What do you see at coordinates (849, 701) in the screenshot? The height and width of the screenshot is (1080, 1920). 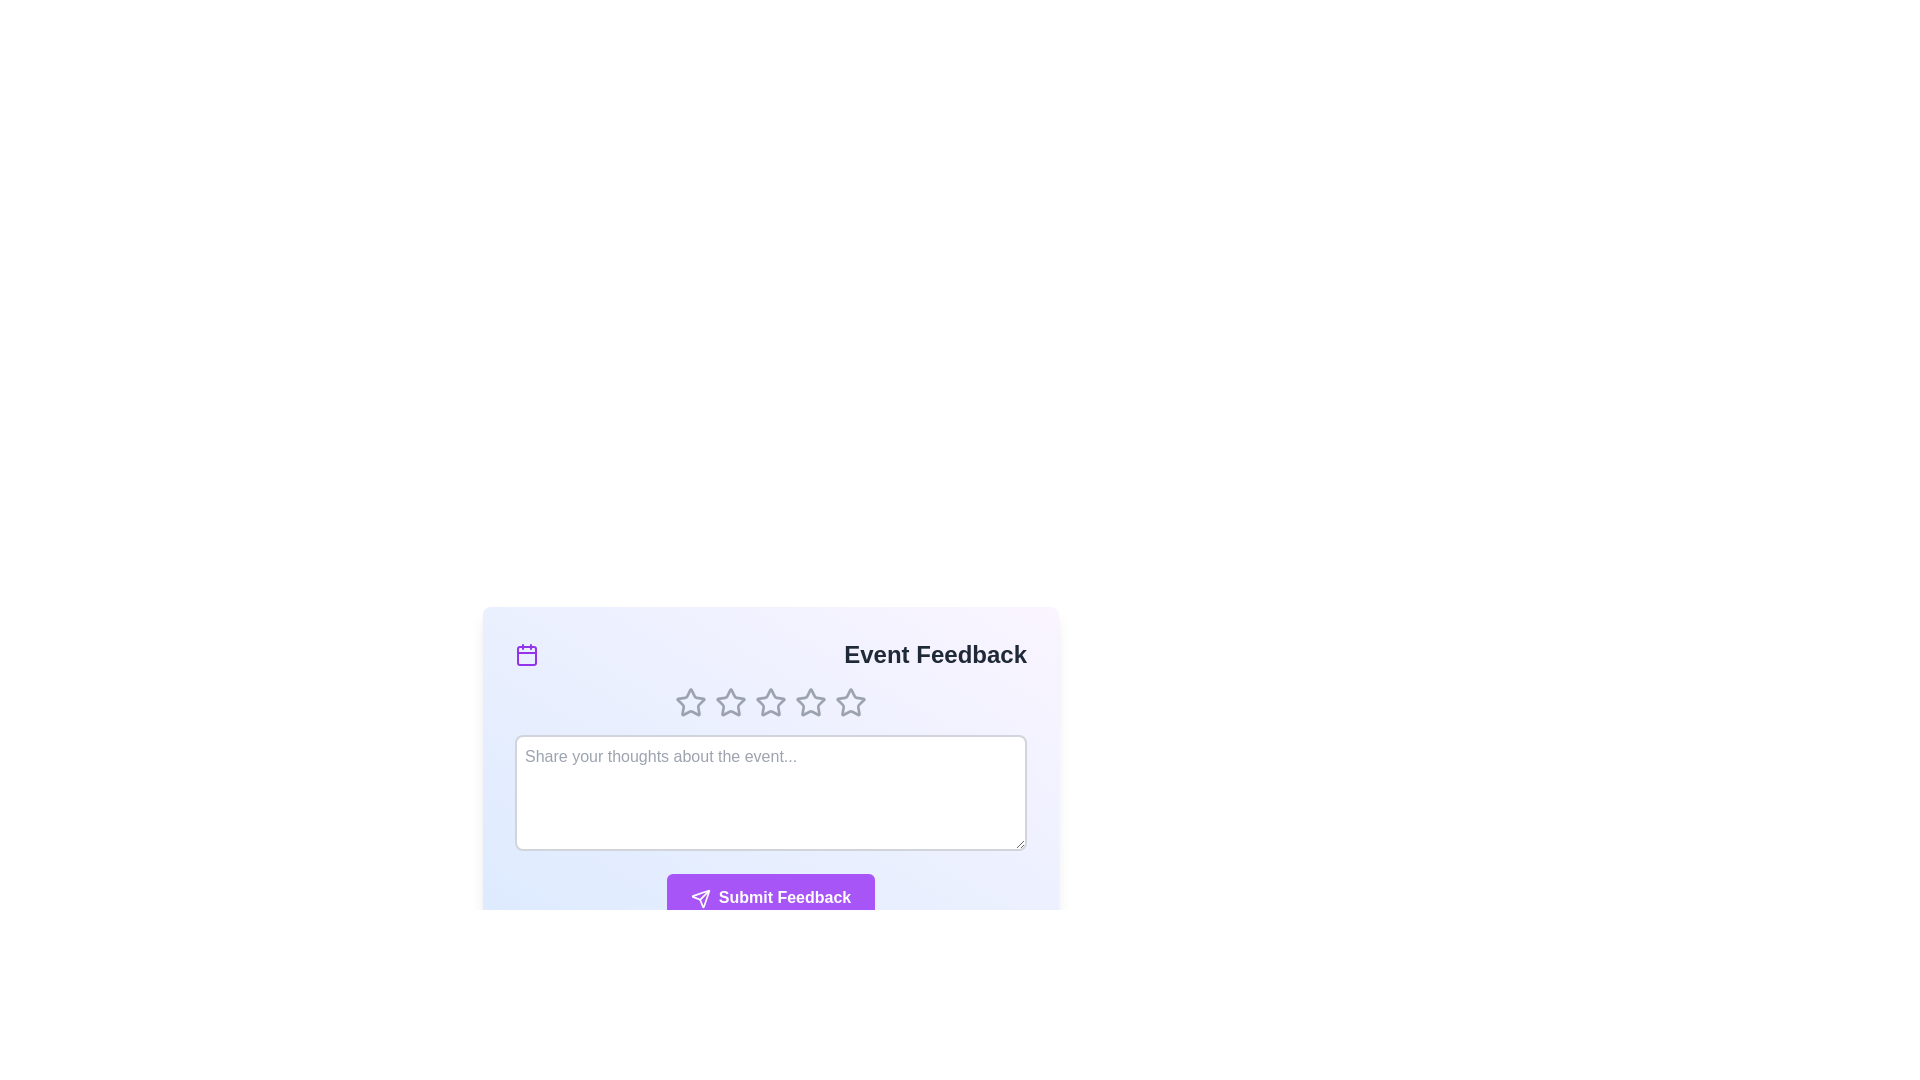 I see `the fifth star icon in the rating system` at bounding box center [849, 701].